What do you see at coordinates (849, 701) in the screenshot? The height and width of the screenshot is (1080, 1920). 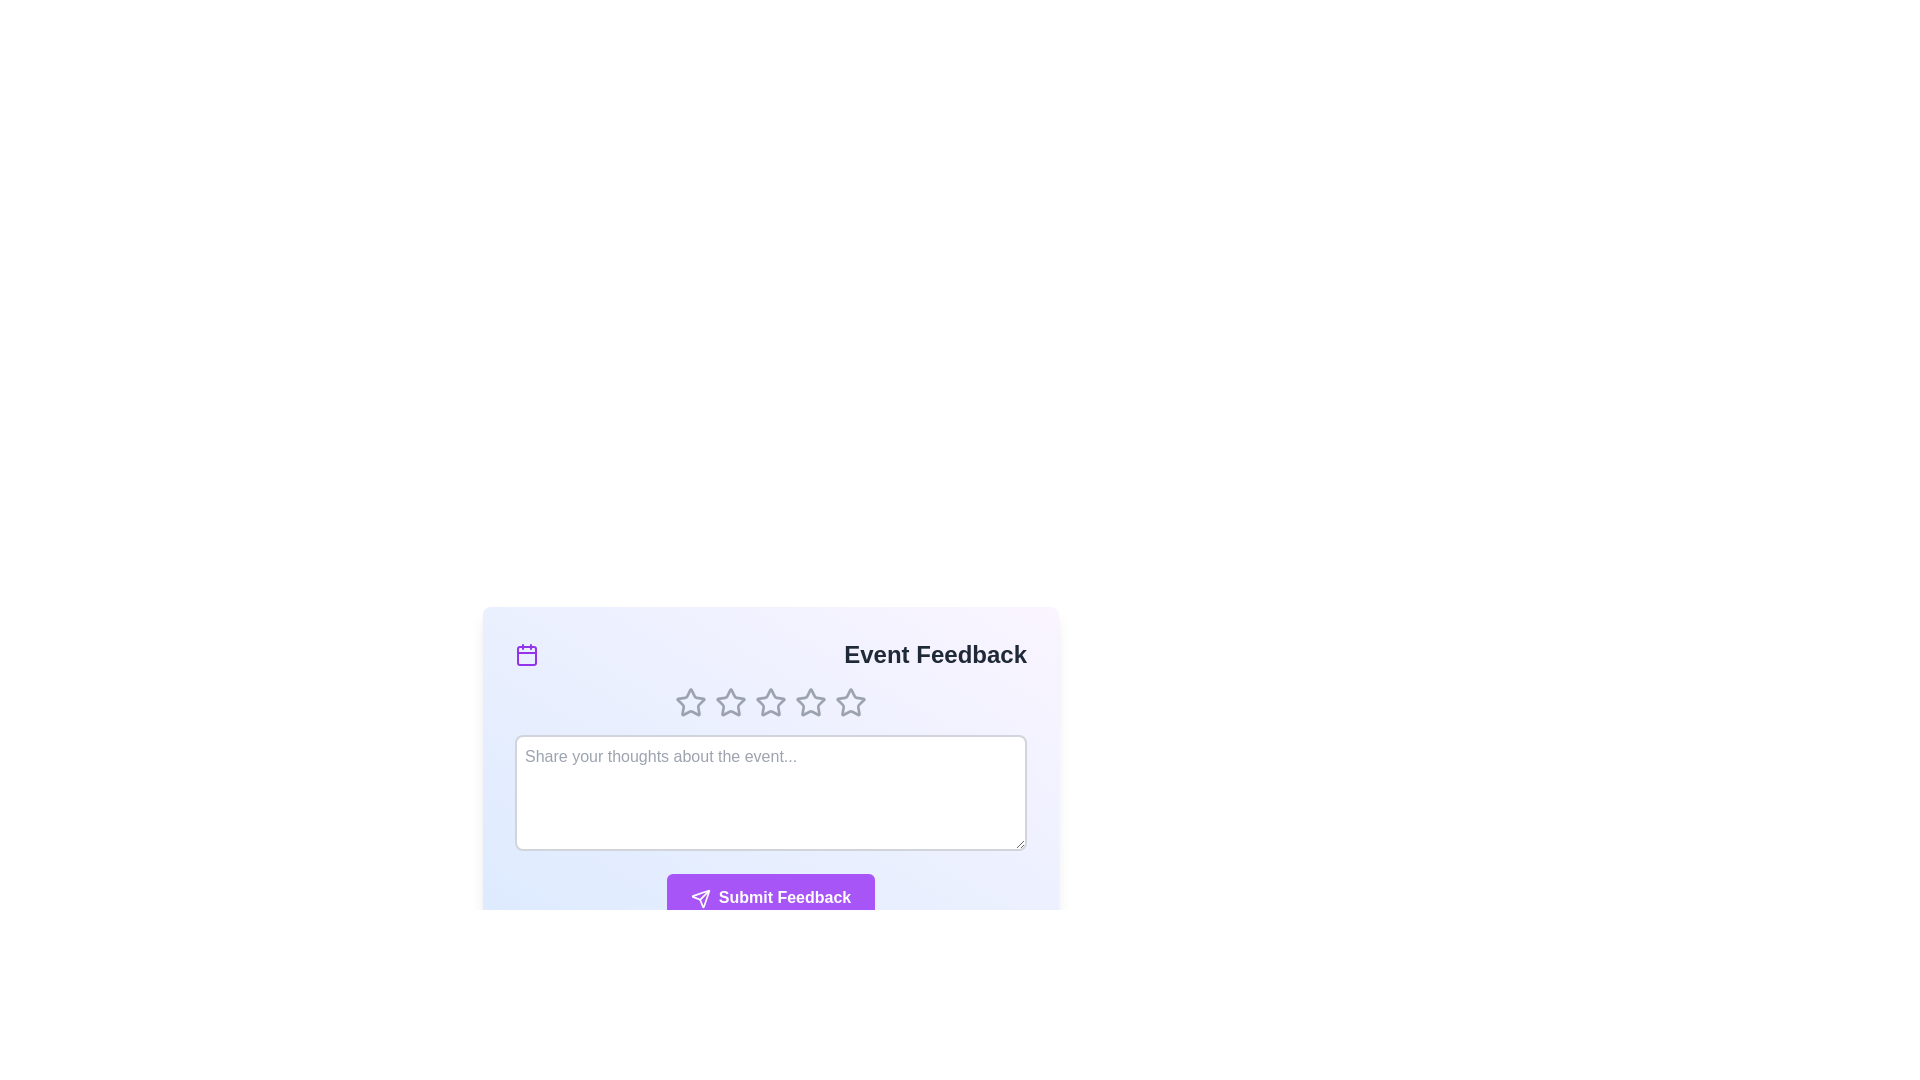 I see `the fifth star icon in the rating system` at bounding box center [849, 701].